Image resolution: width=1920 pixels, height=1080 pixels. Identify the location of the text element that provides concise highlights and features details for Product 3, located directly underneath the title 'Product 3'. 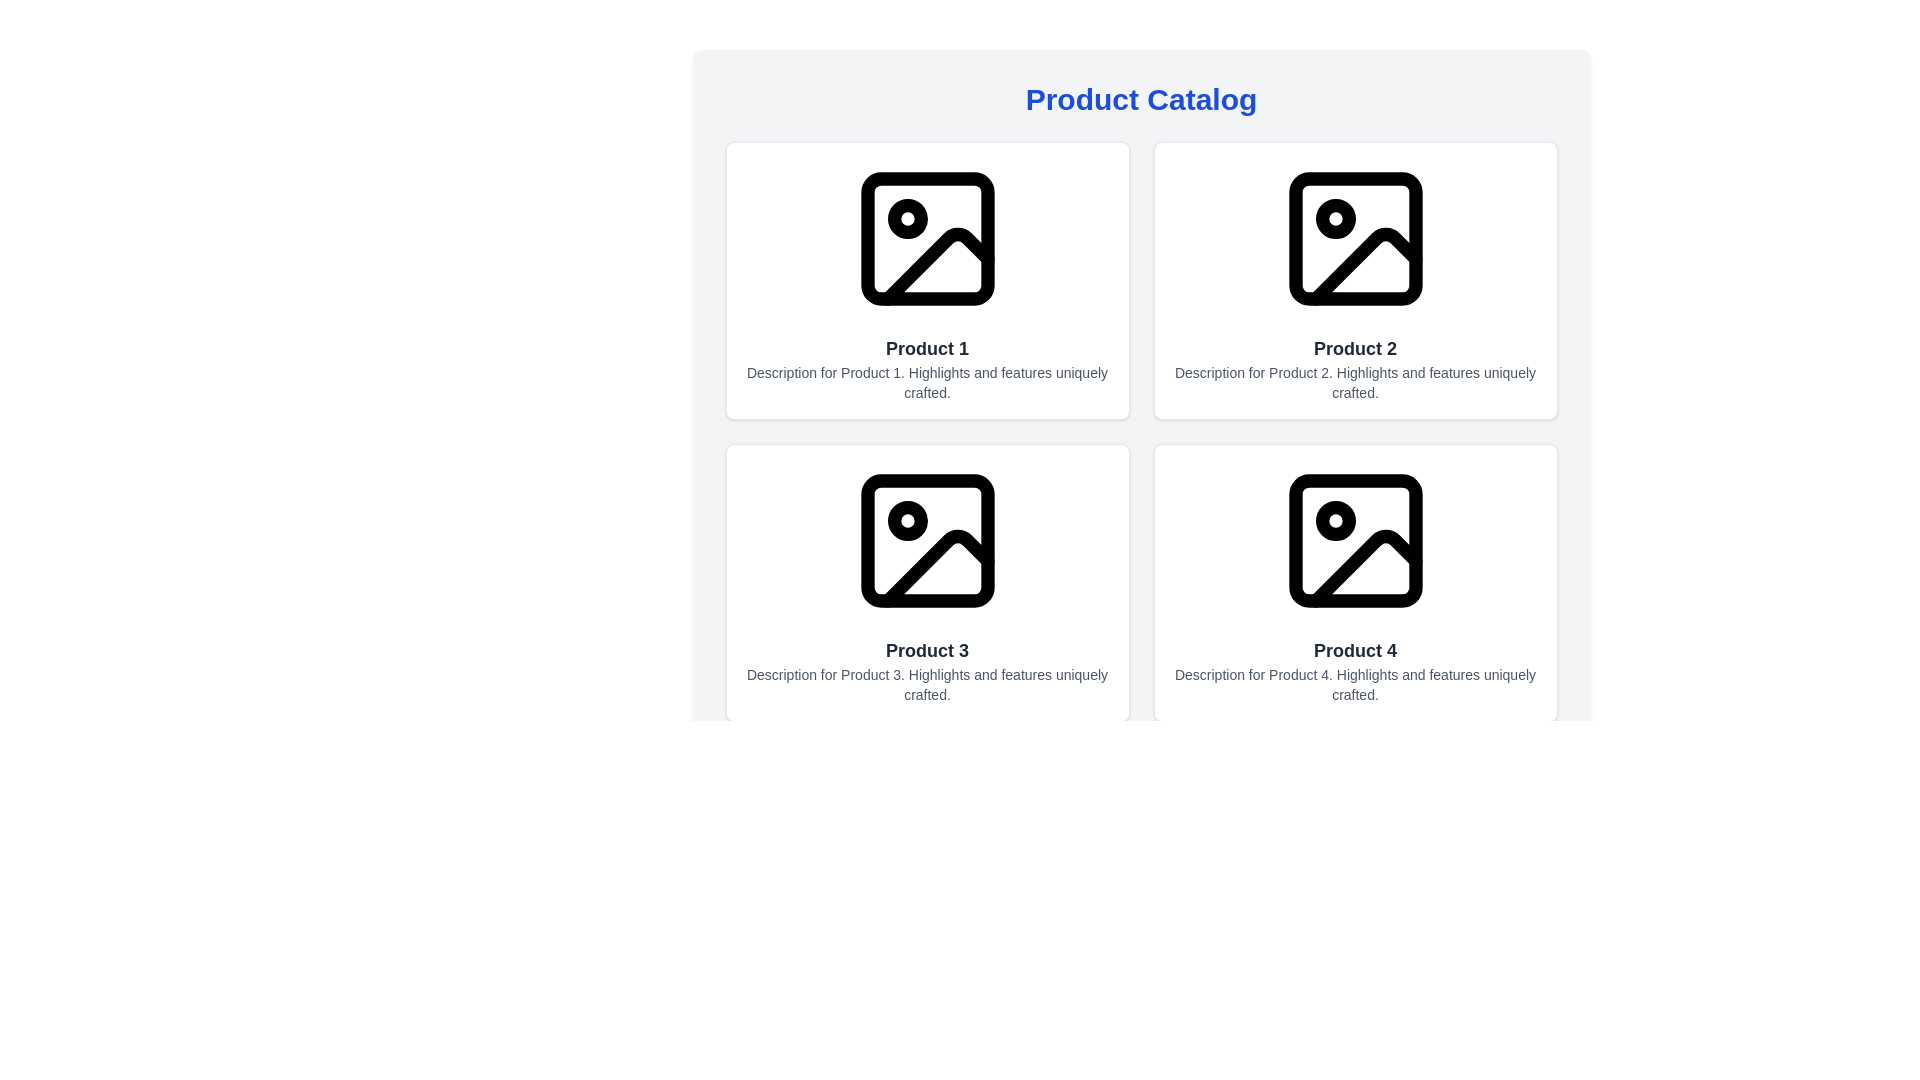
(926, 684).